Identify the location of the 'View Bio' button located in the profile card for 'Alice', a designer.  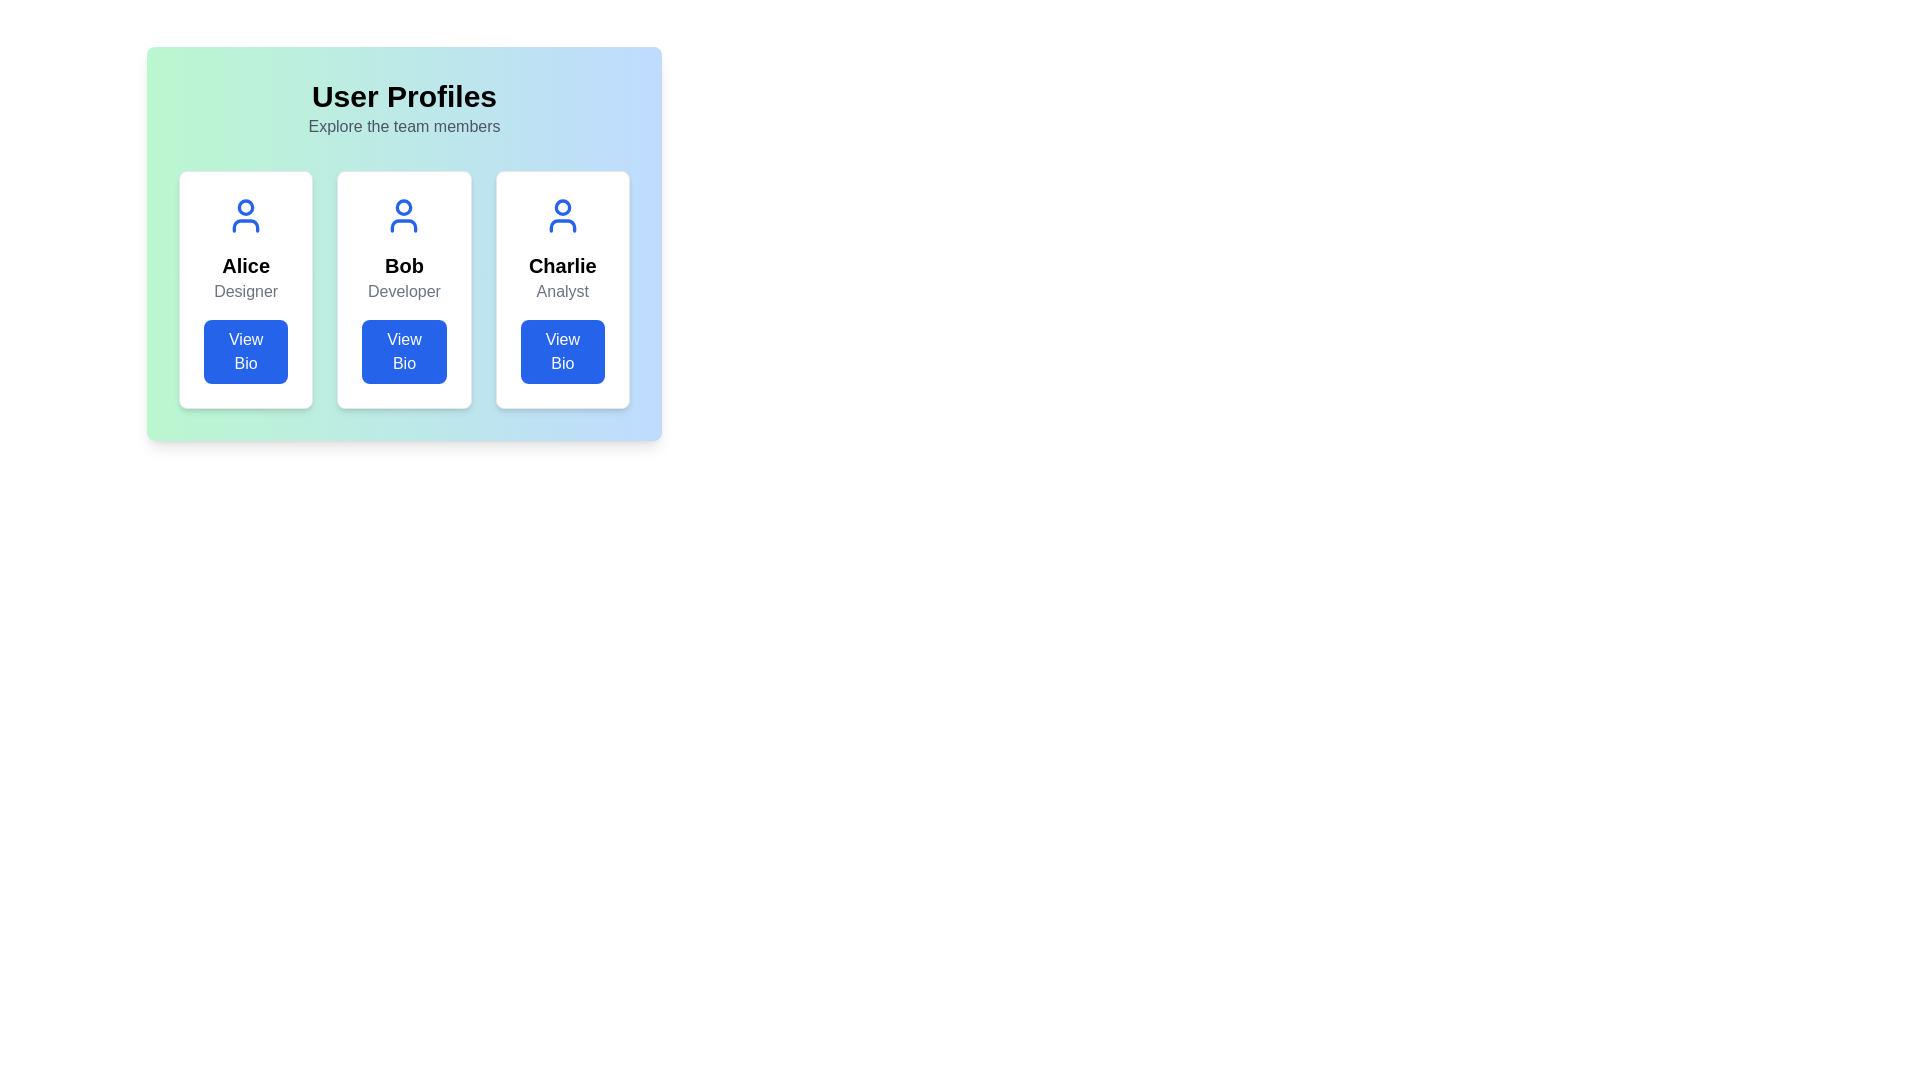
(245, 350).